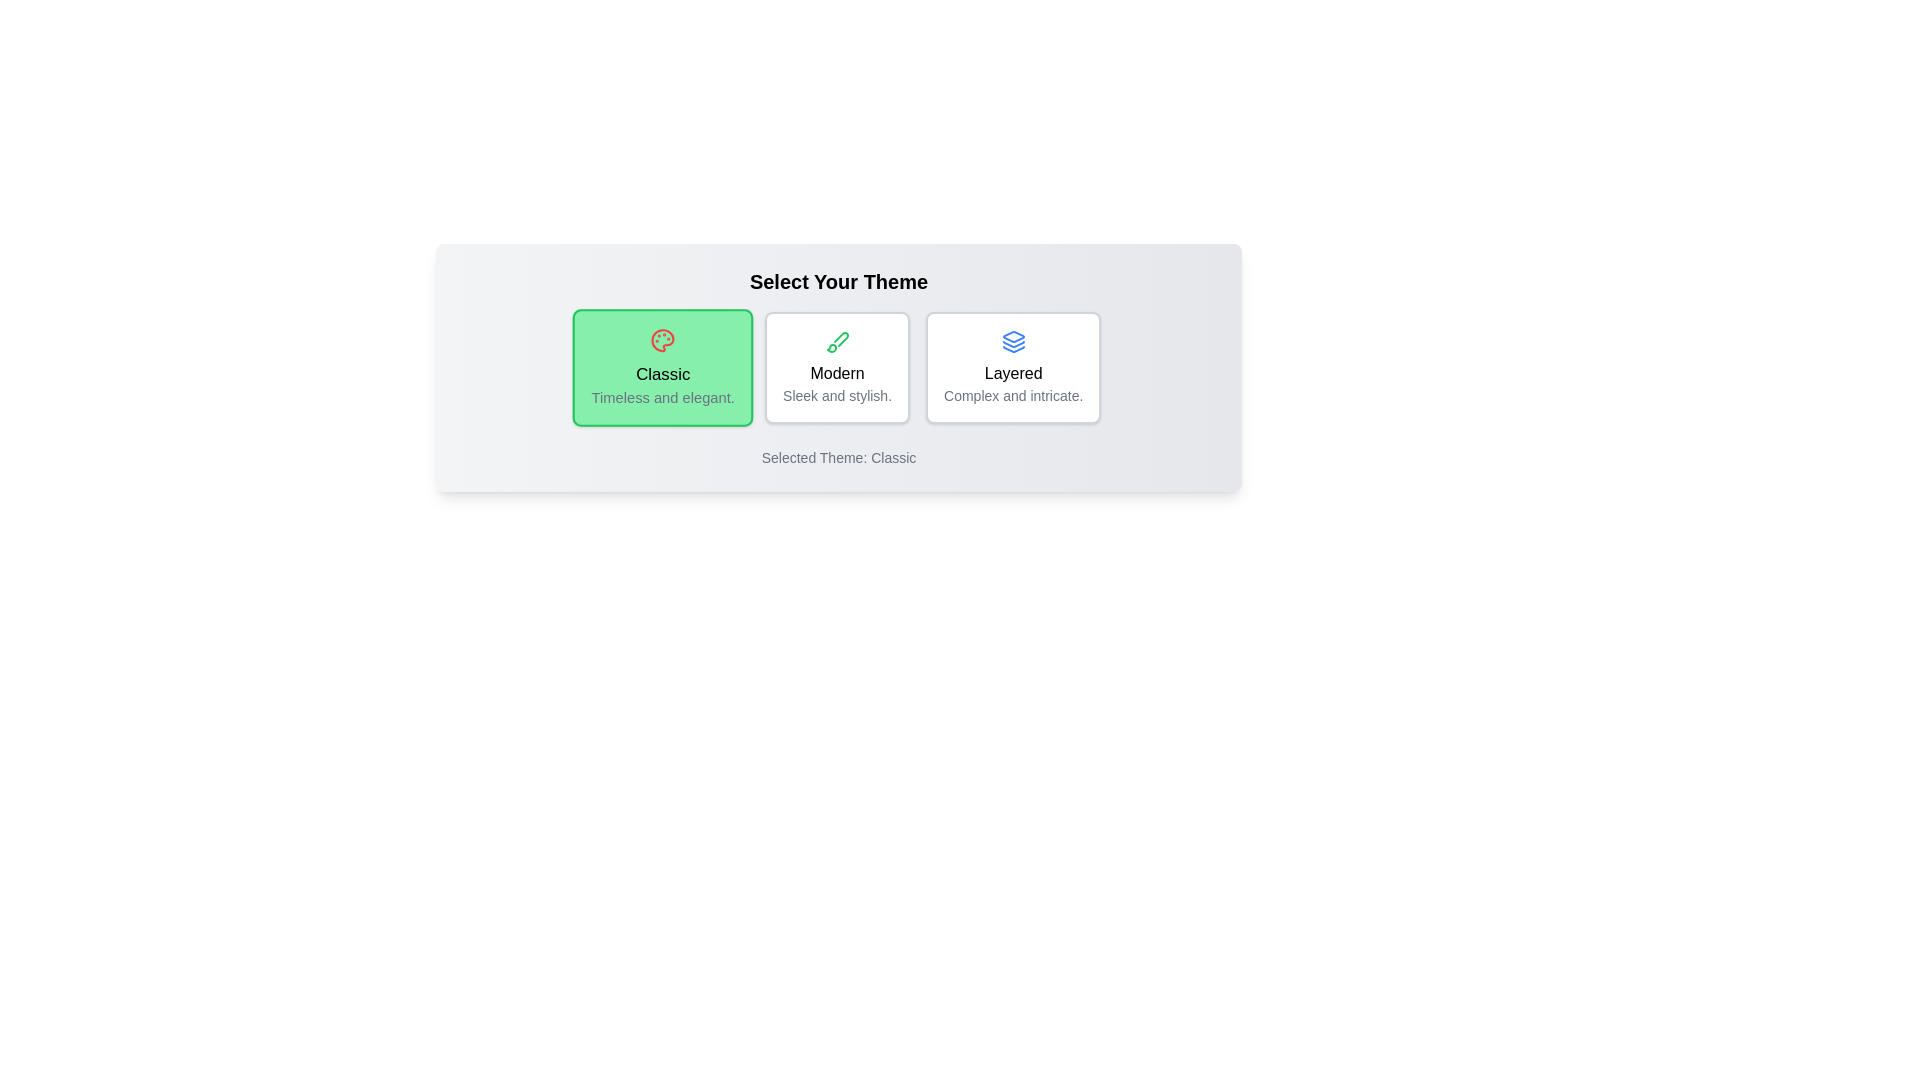  What do you see at coordinates (837, 367) in the screenshot?
I see `the theme Modern by clicking on its card` at bounding box center [837, 367].